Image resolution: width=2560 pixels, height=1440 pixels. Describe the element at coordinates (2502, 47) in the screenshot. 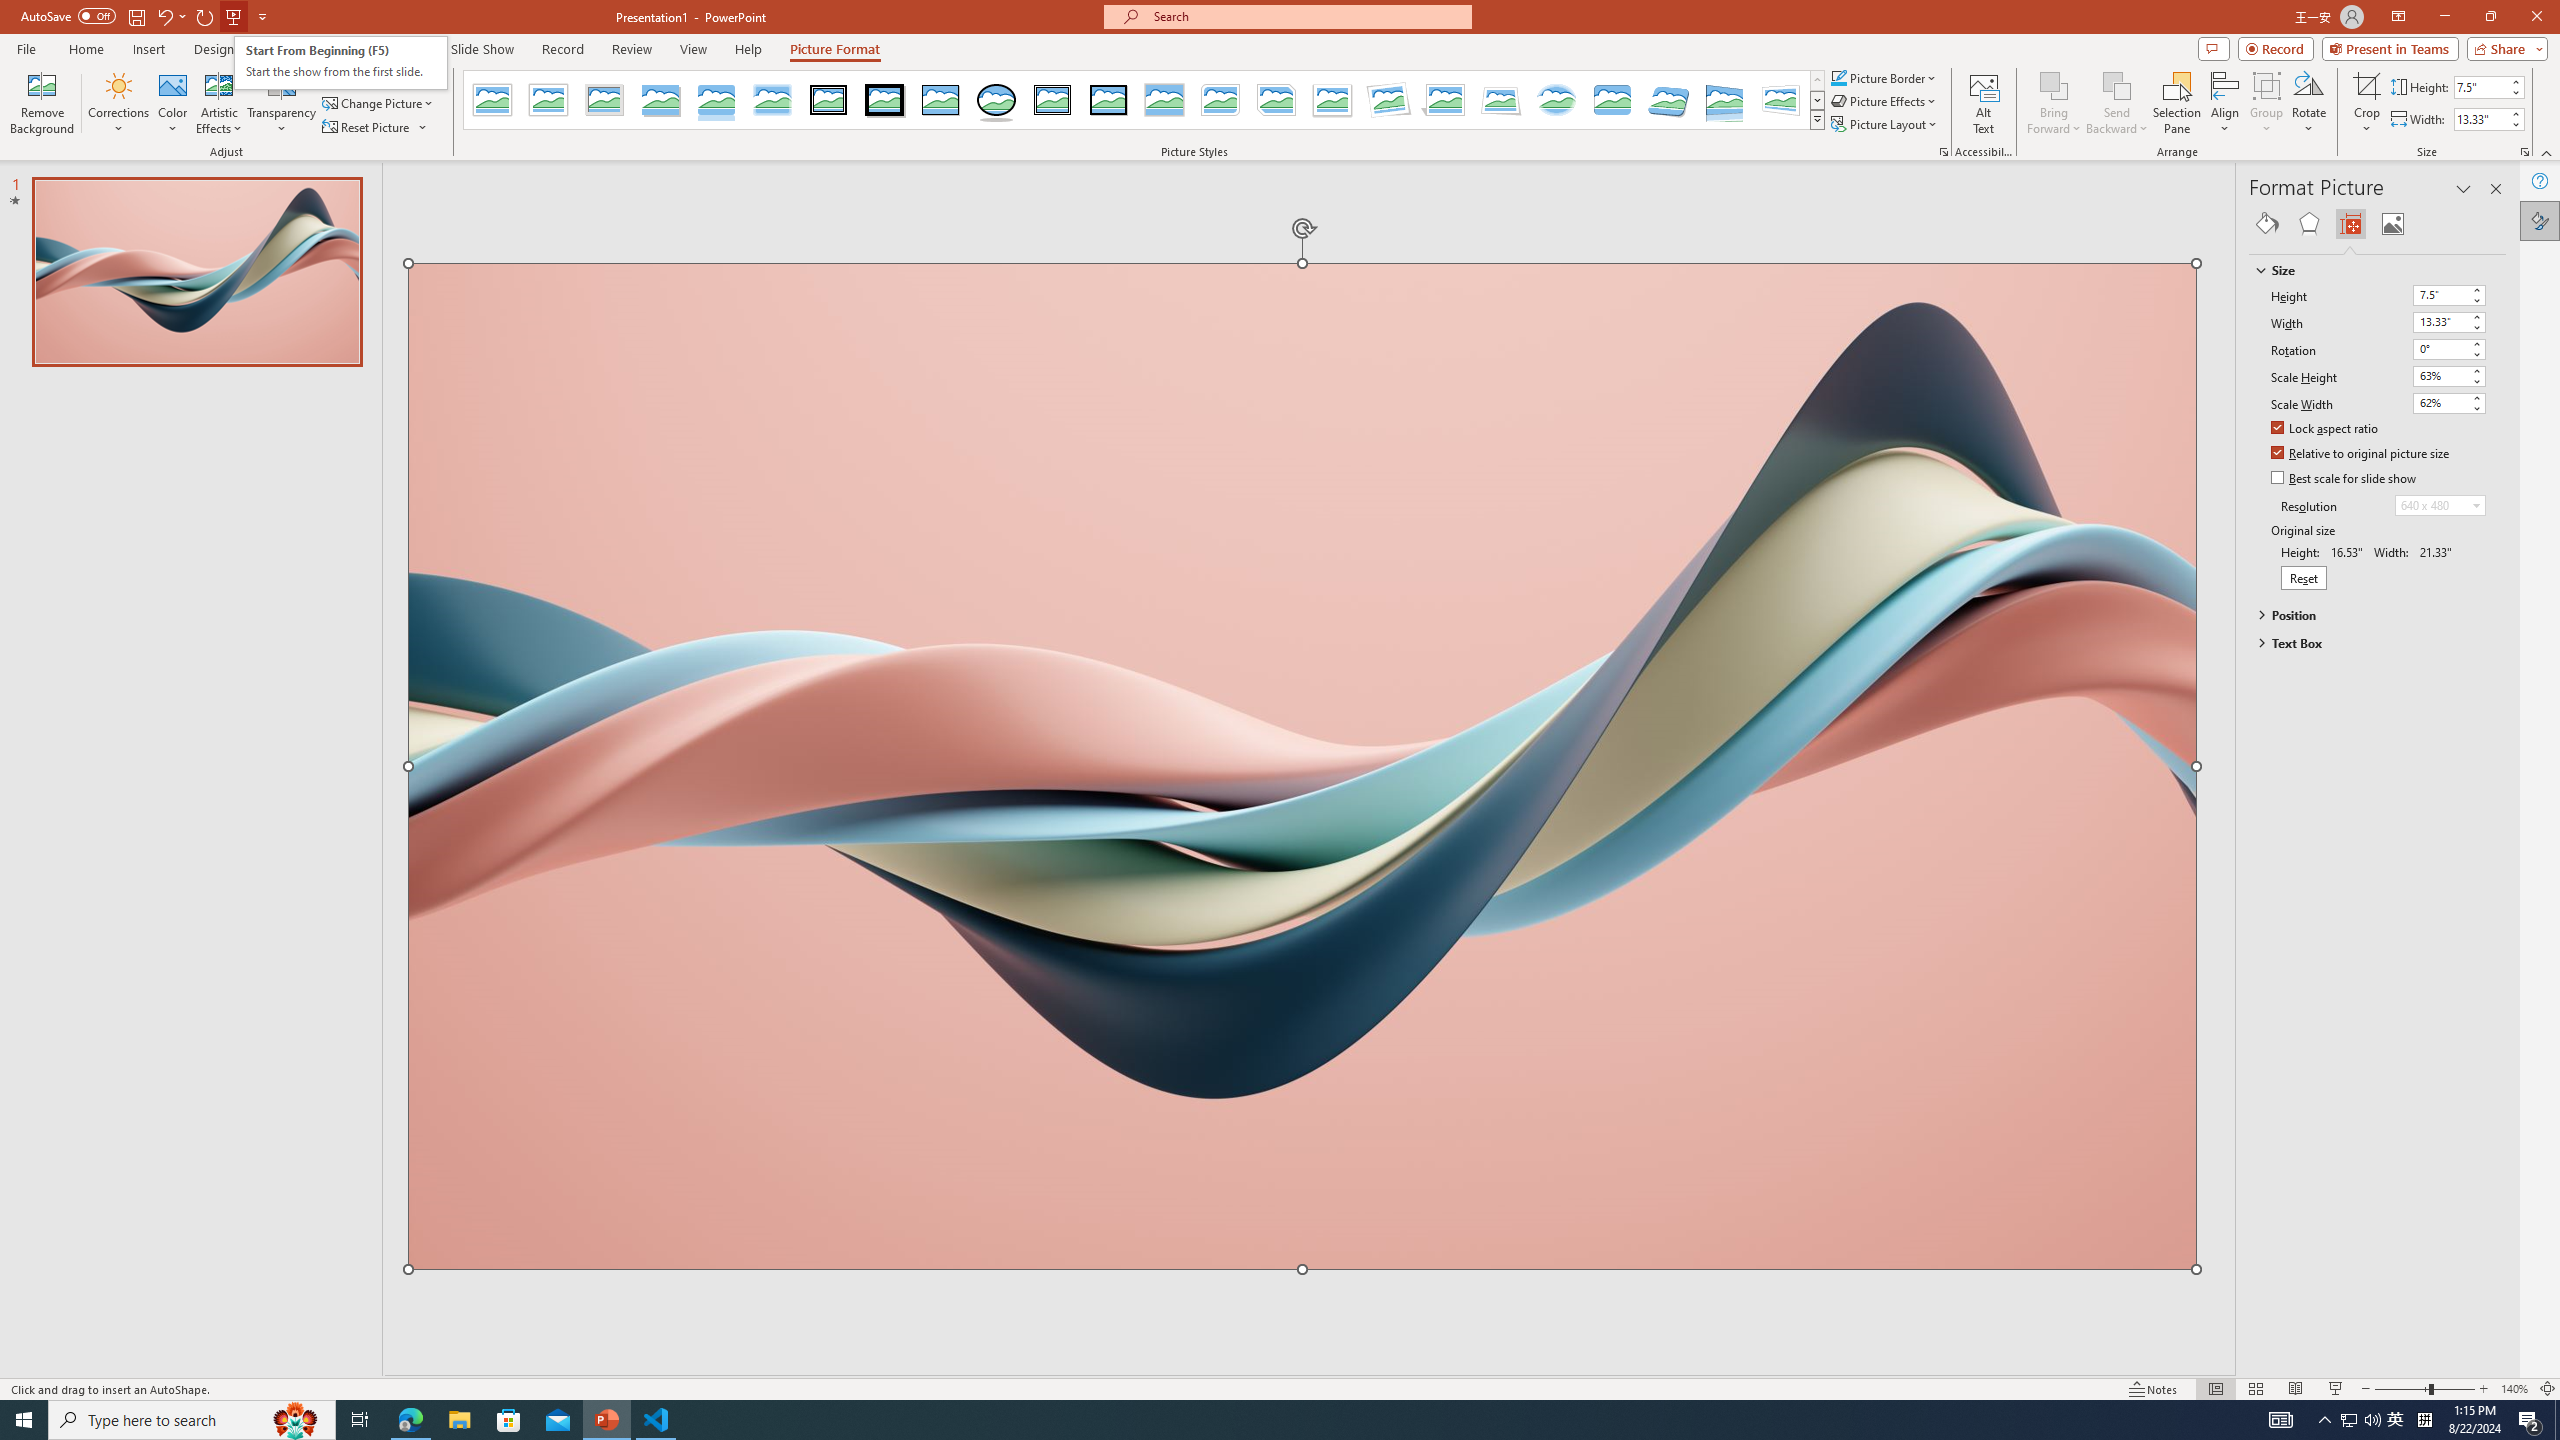

I see `'Share'` at that location.